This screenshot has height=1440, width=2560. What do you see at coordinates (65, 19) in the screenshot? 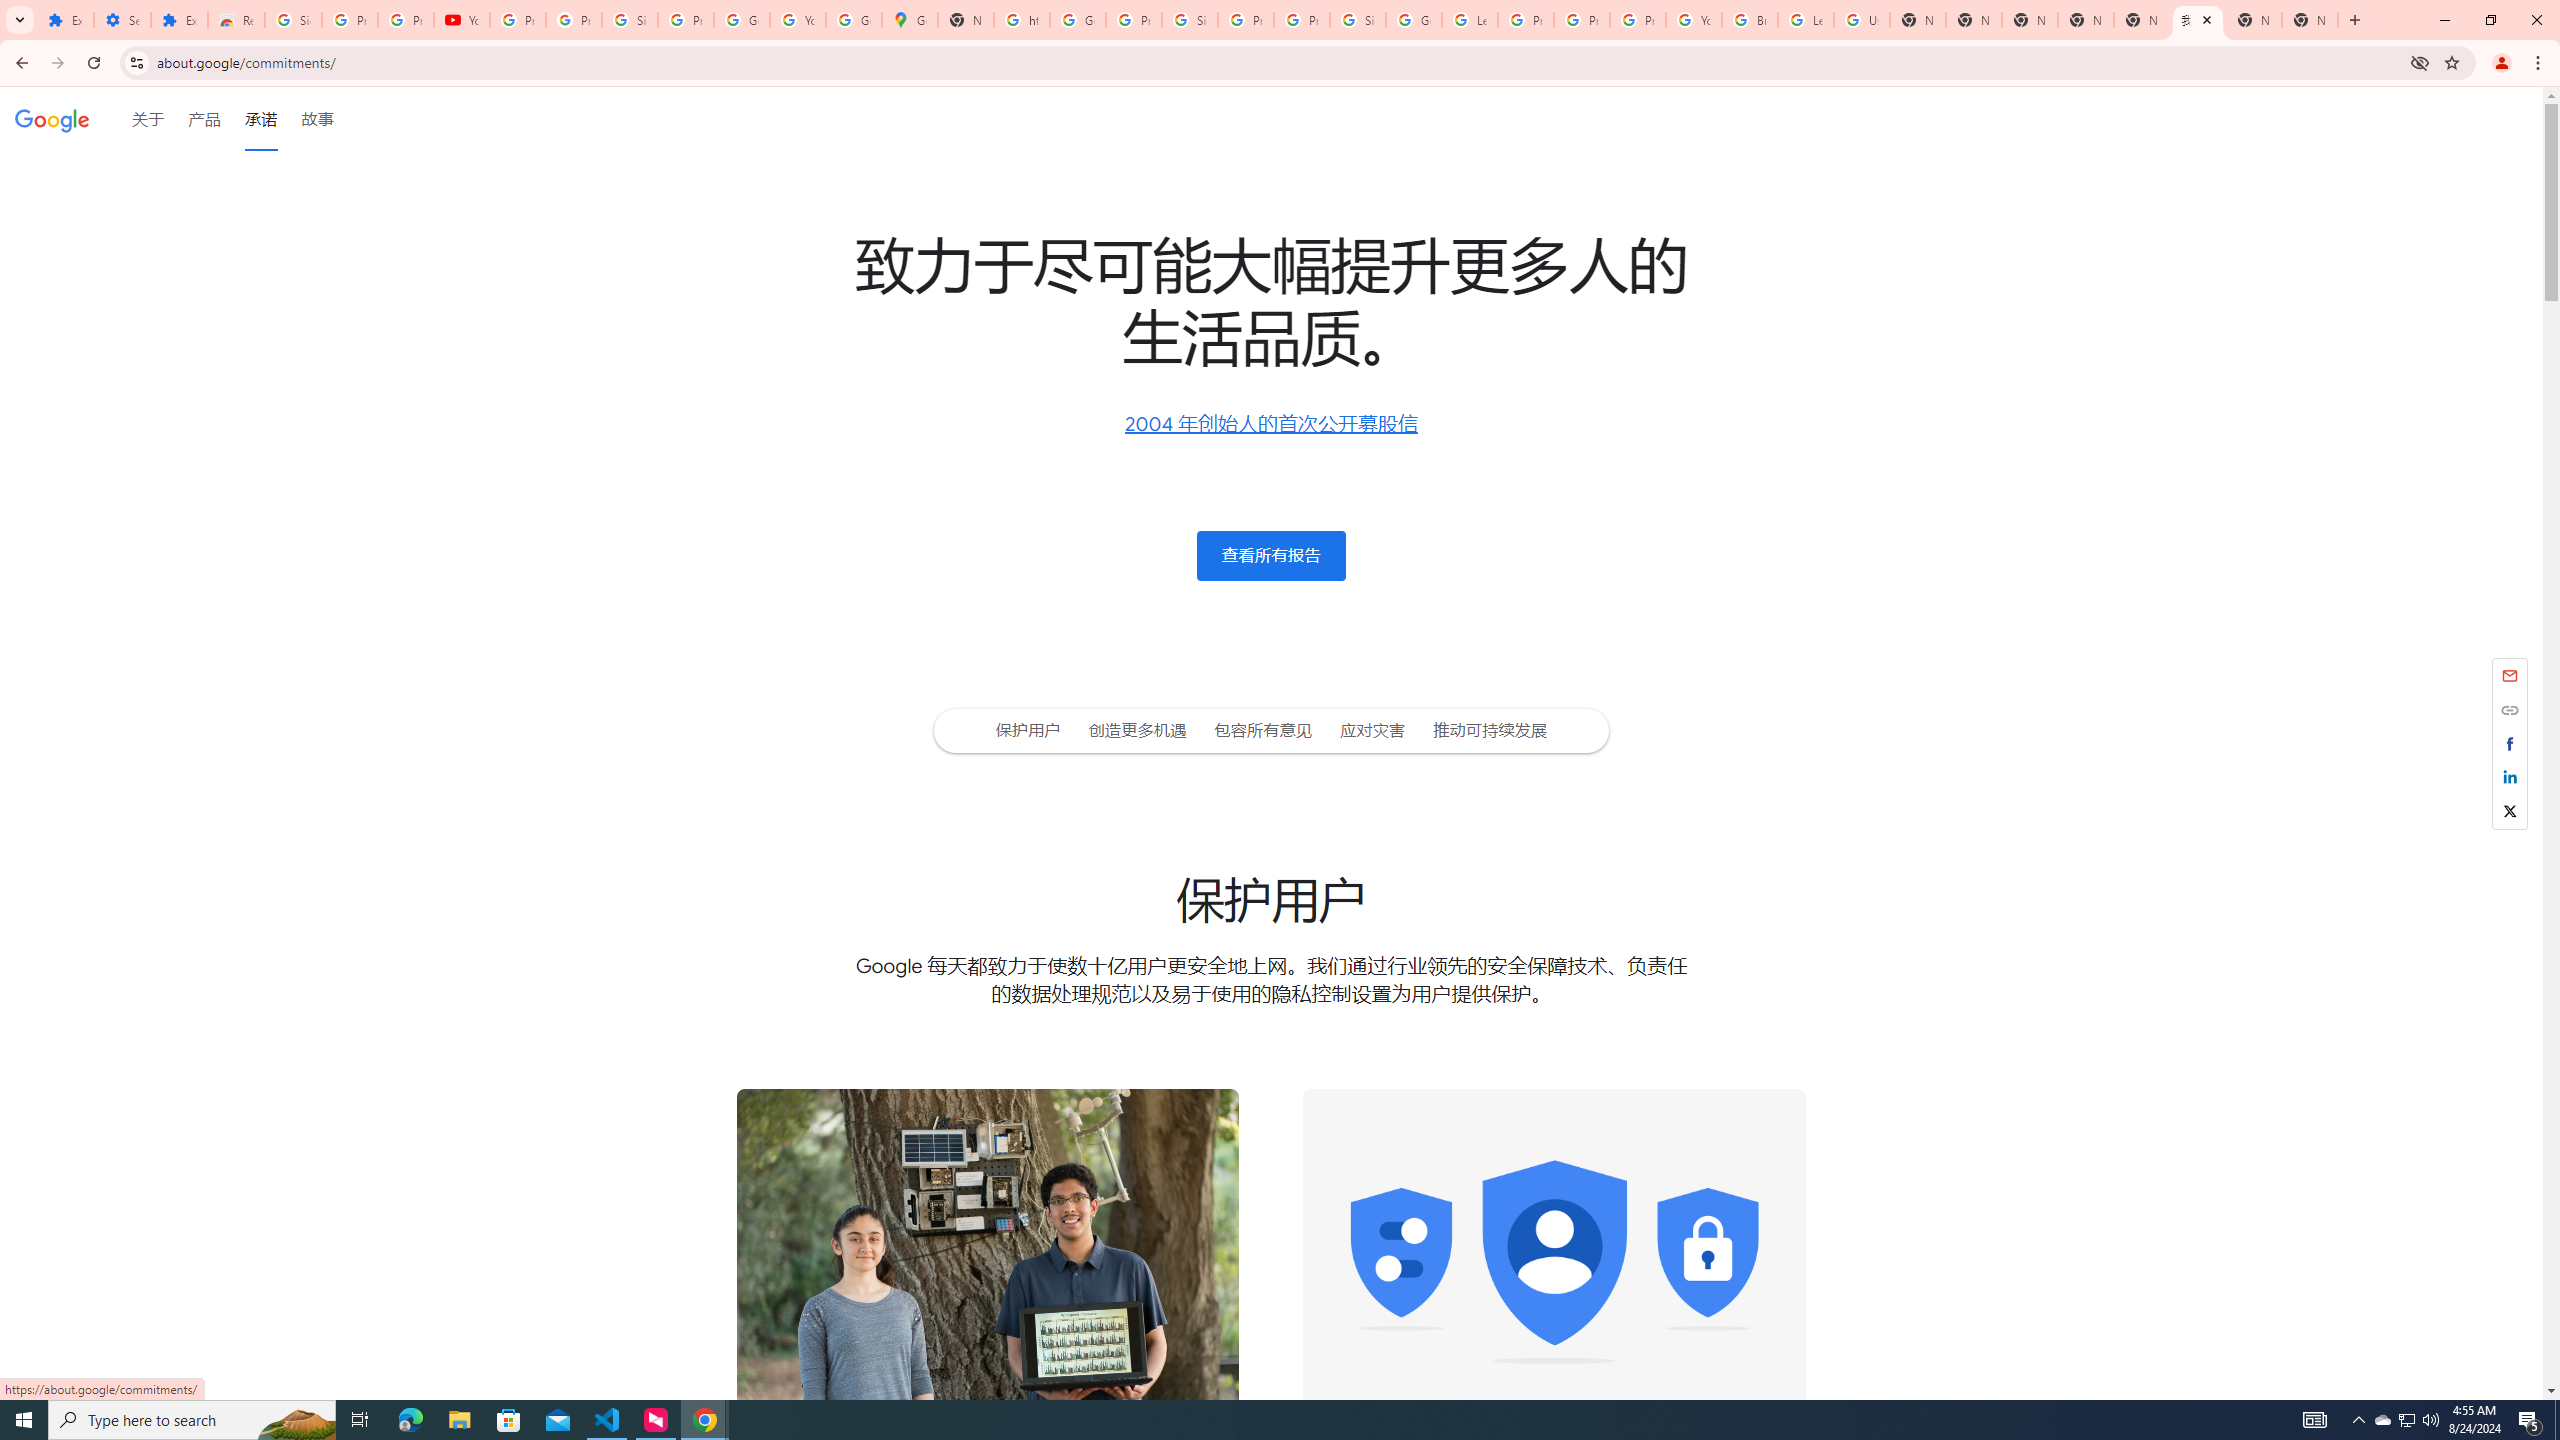
I see `'Extensions'` at bounding box center [65, 19].